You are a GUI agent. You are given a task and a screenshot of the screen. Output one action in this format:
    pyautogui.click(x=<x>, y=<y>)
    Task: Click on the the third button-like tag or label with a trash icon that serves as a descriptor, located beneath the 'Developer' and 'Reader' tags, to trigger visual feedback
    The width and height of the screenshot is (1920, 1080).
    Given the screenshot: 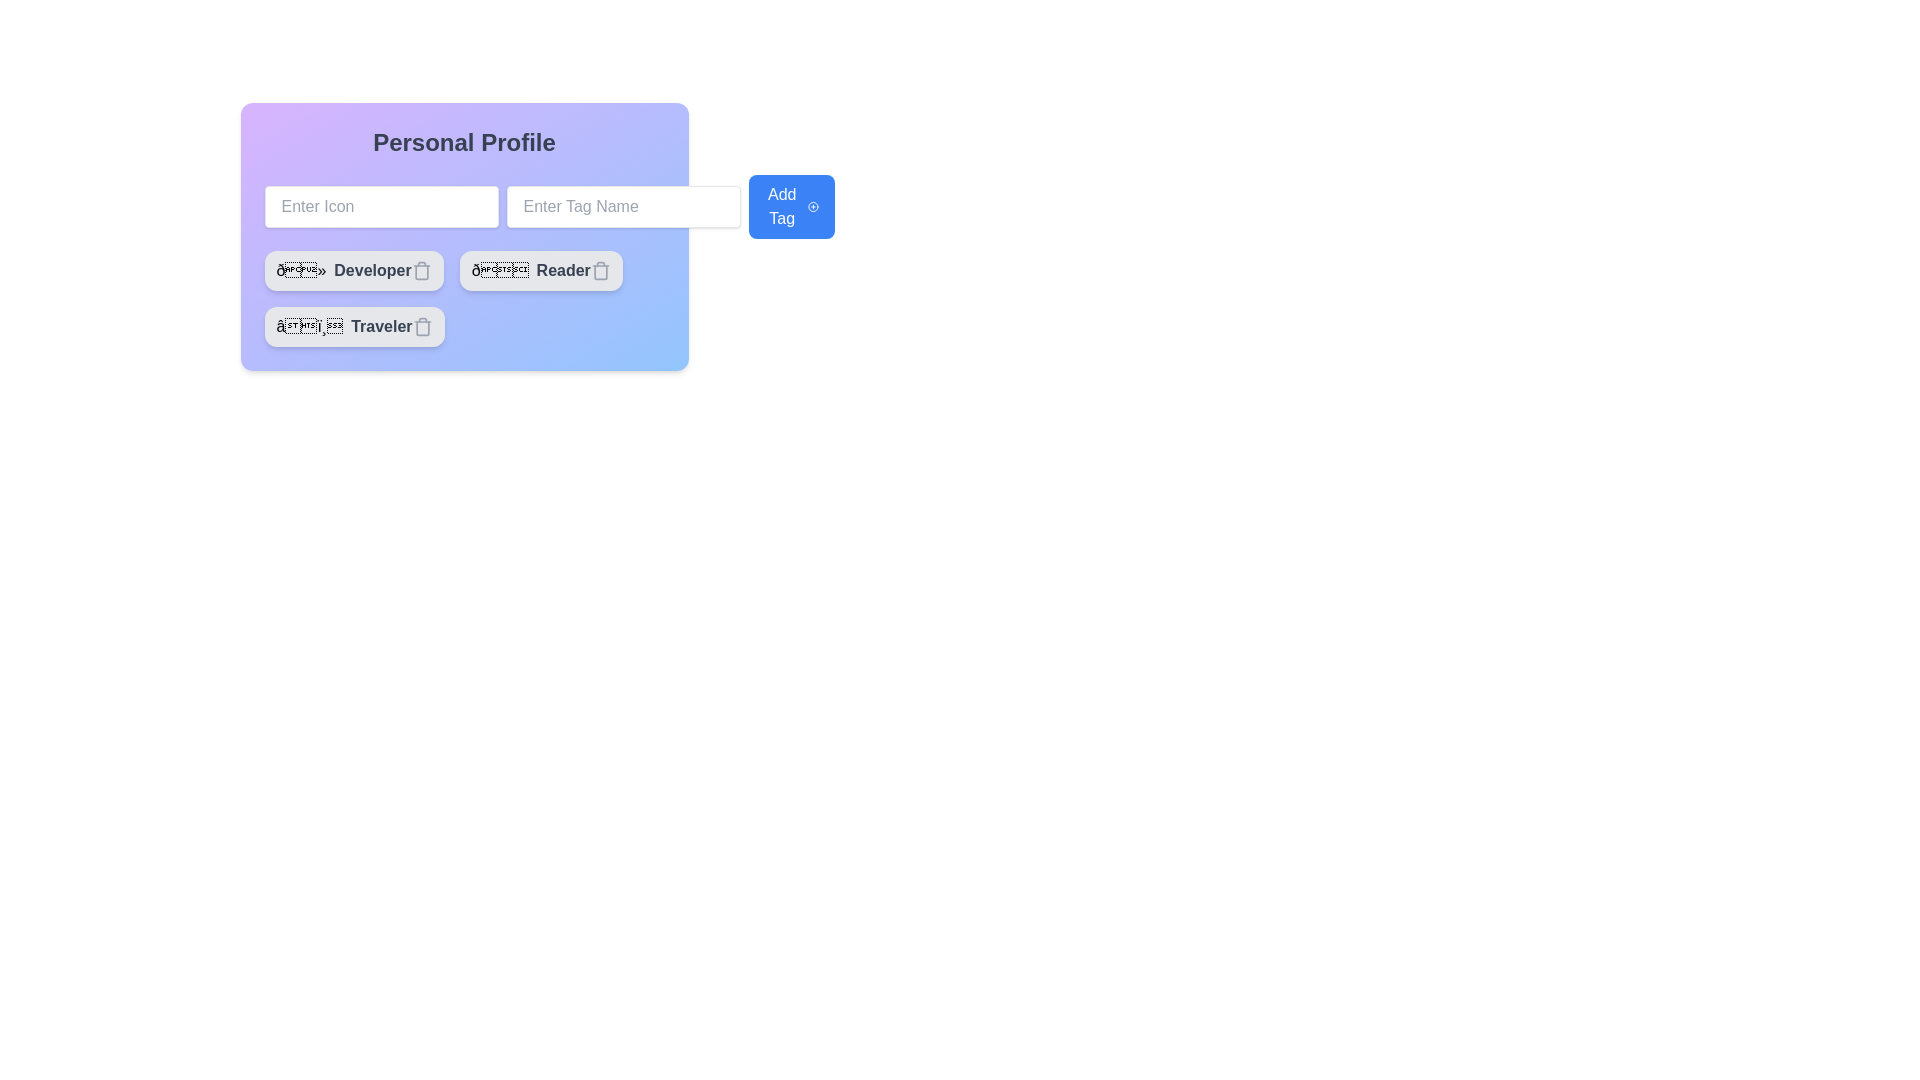 What is the action you would take?
    pyautogui.click(x=354, y=326)
    